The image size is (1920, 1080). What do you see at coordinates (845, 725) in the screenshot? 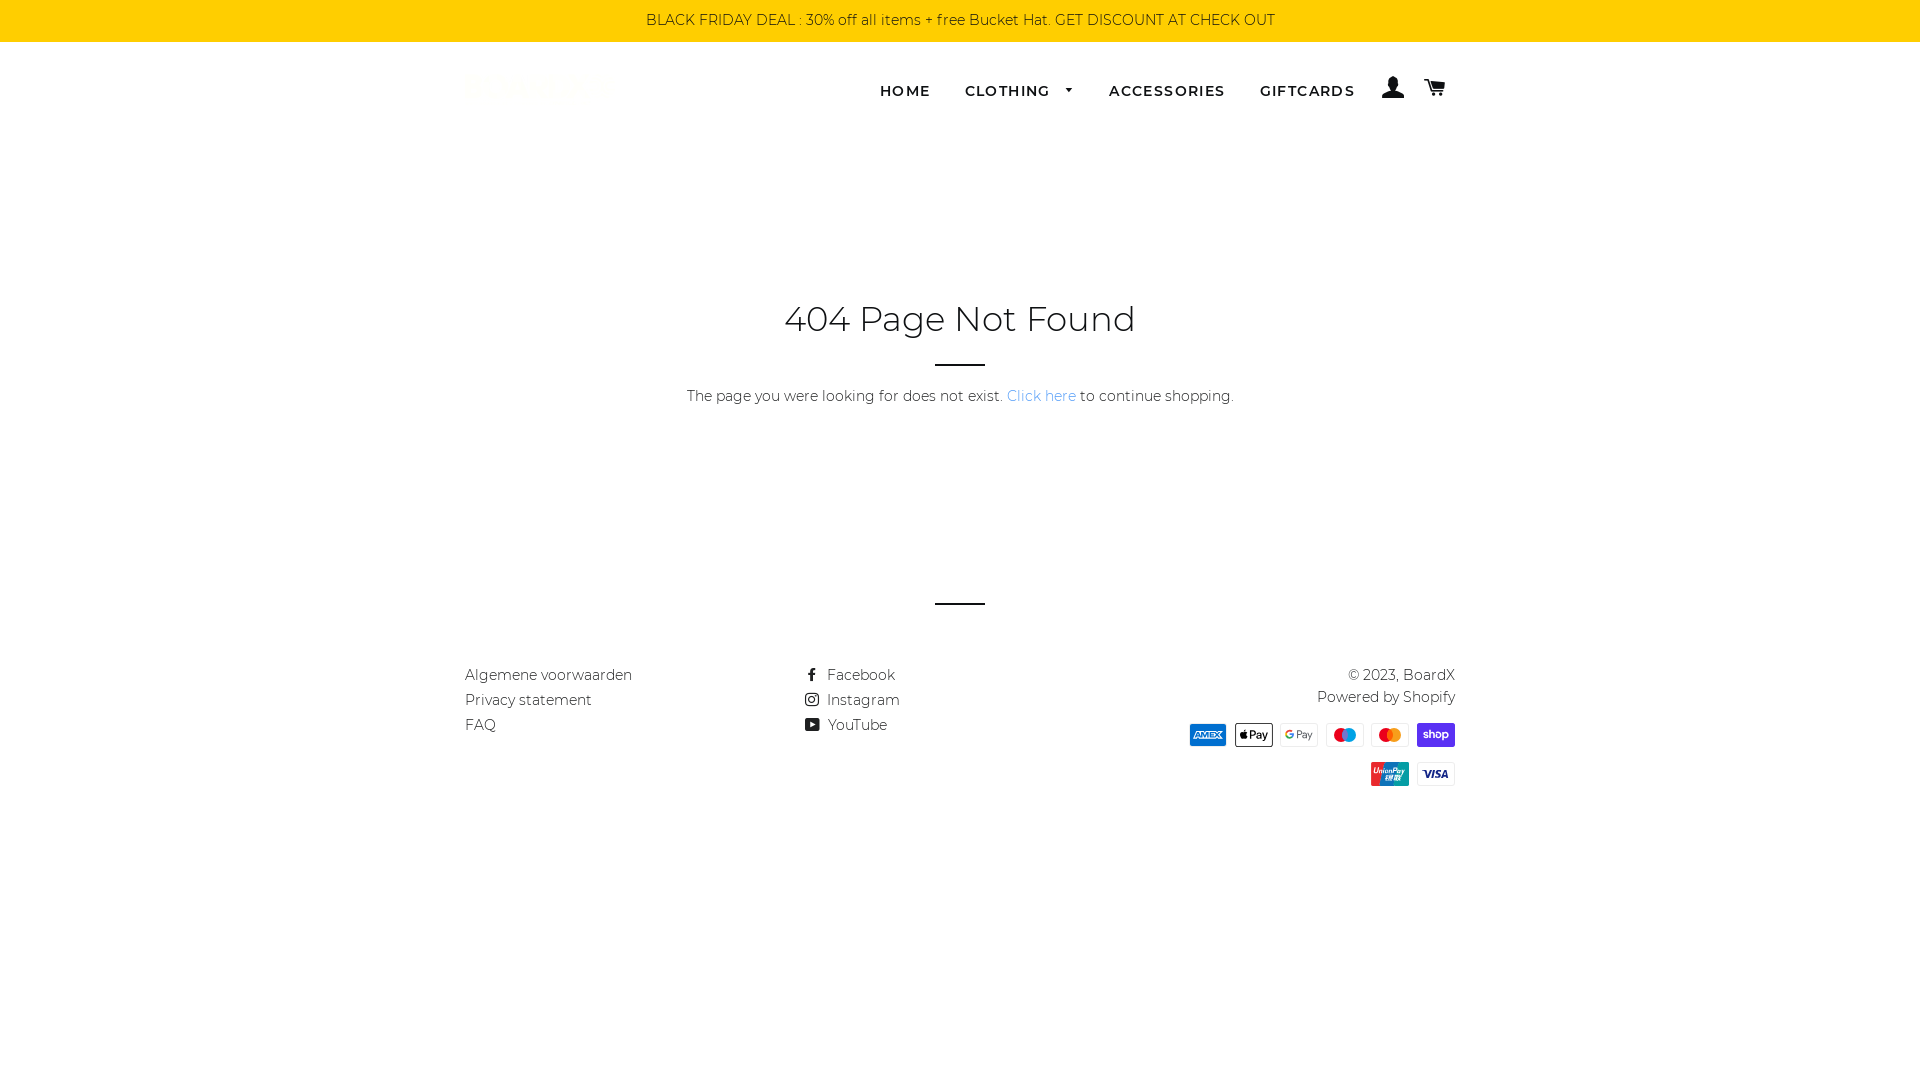
I see `'YouTube'` at bounding box center [845, 725].